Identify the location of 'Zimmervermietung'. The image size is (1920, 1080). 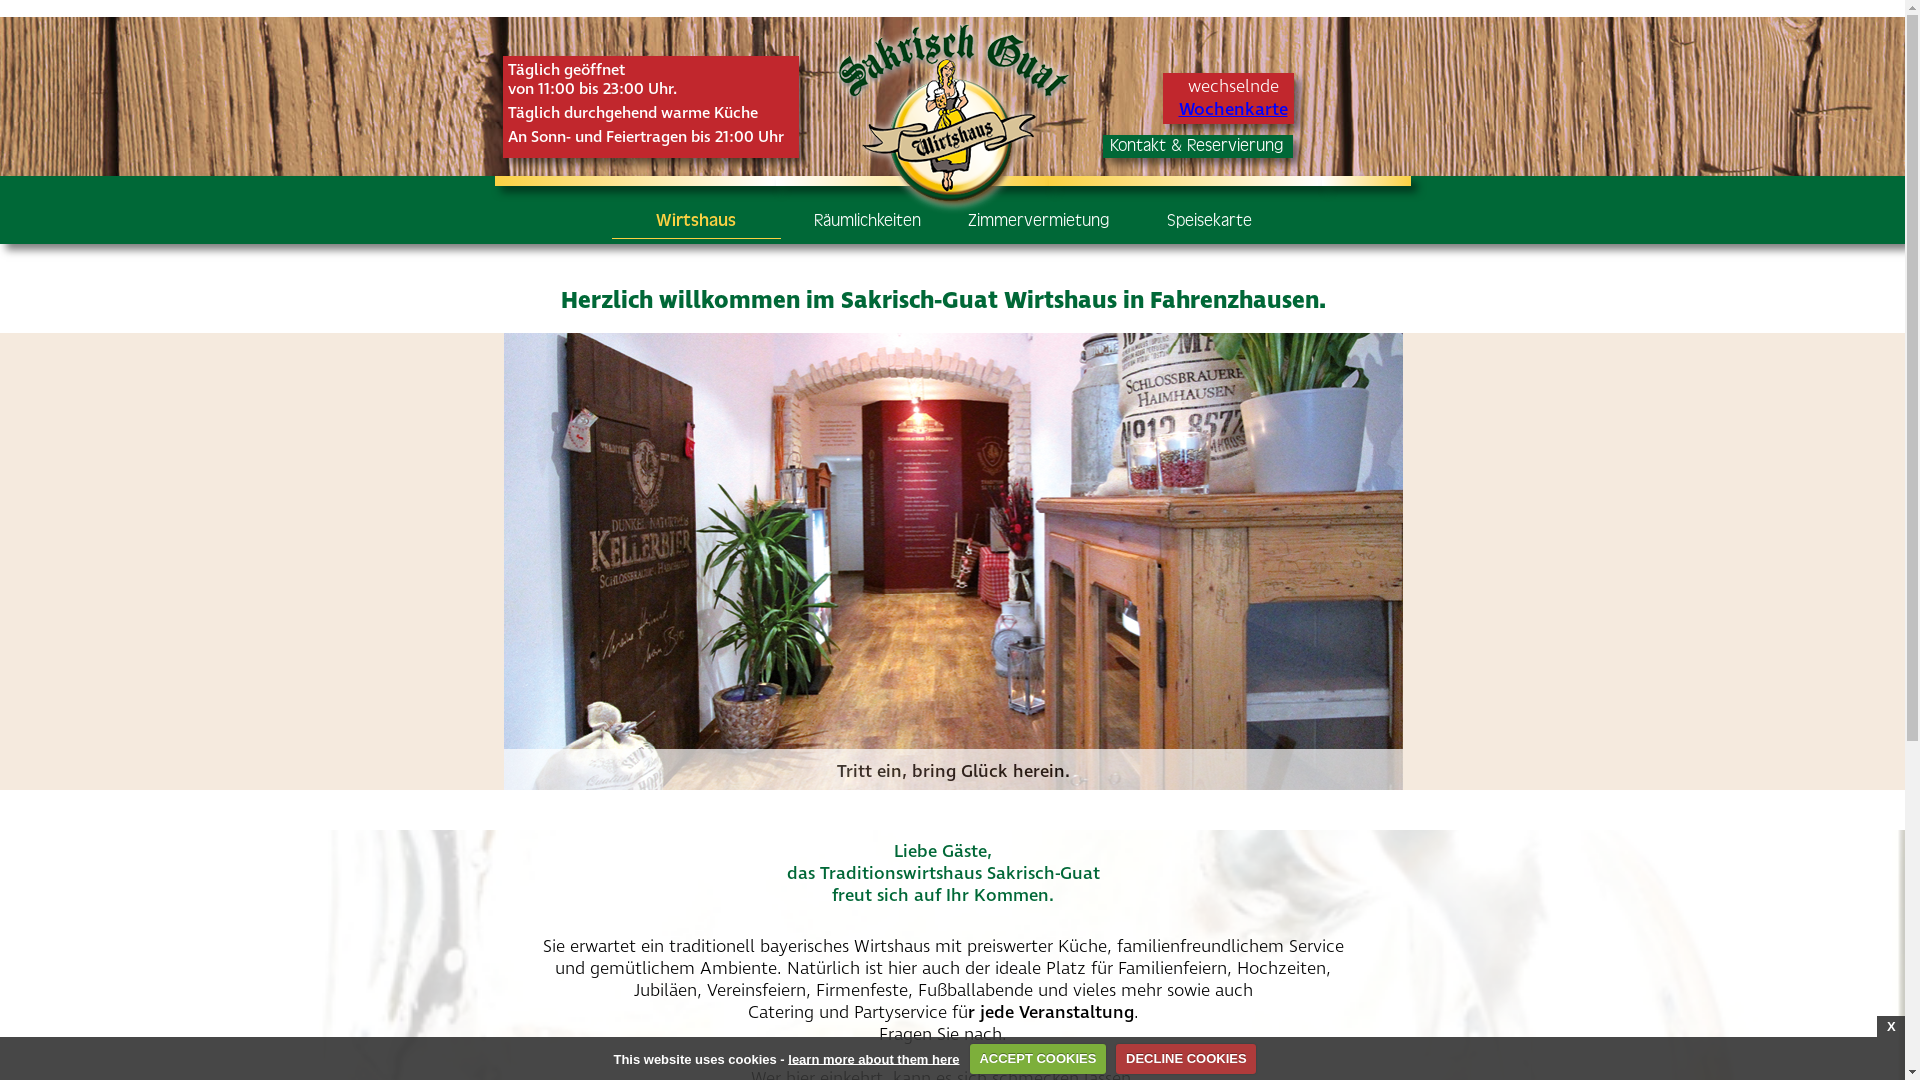
(1038, 220).